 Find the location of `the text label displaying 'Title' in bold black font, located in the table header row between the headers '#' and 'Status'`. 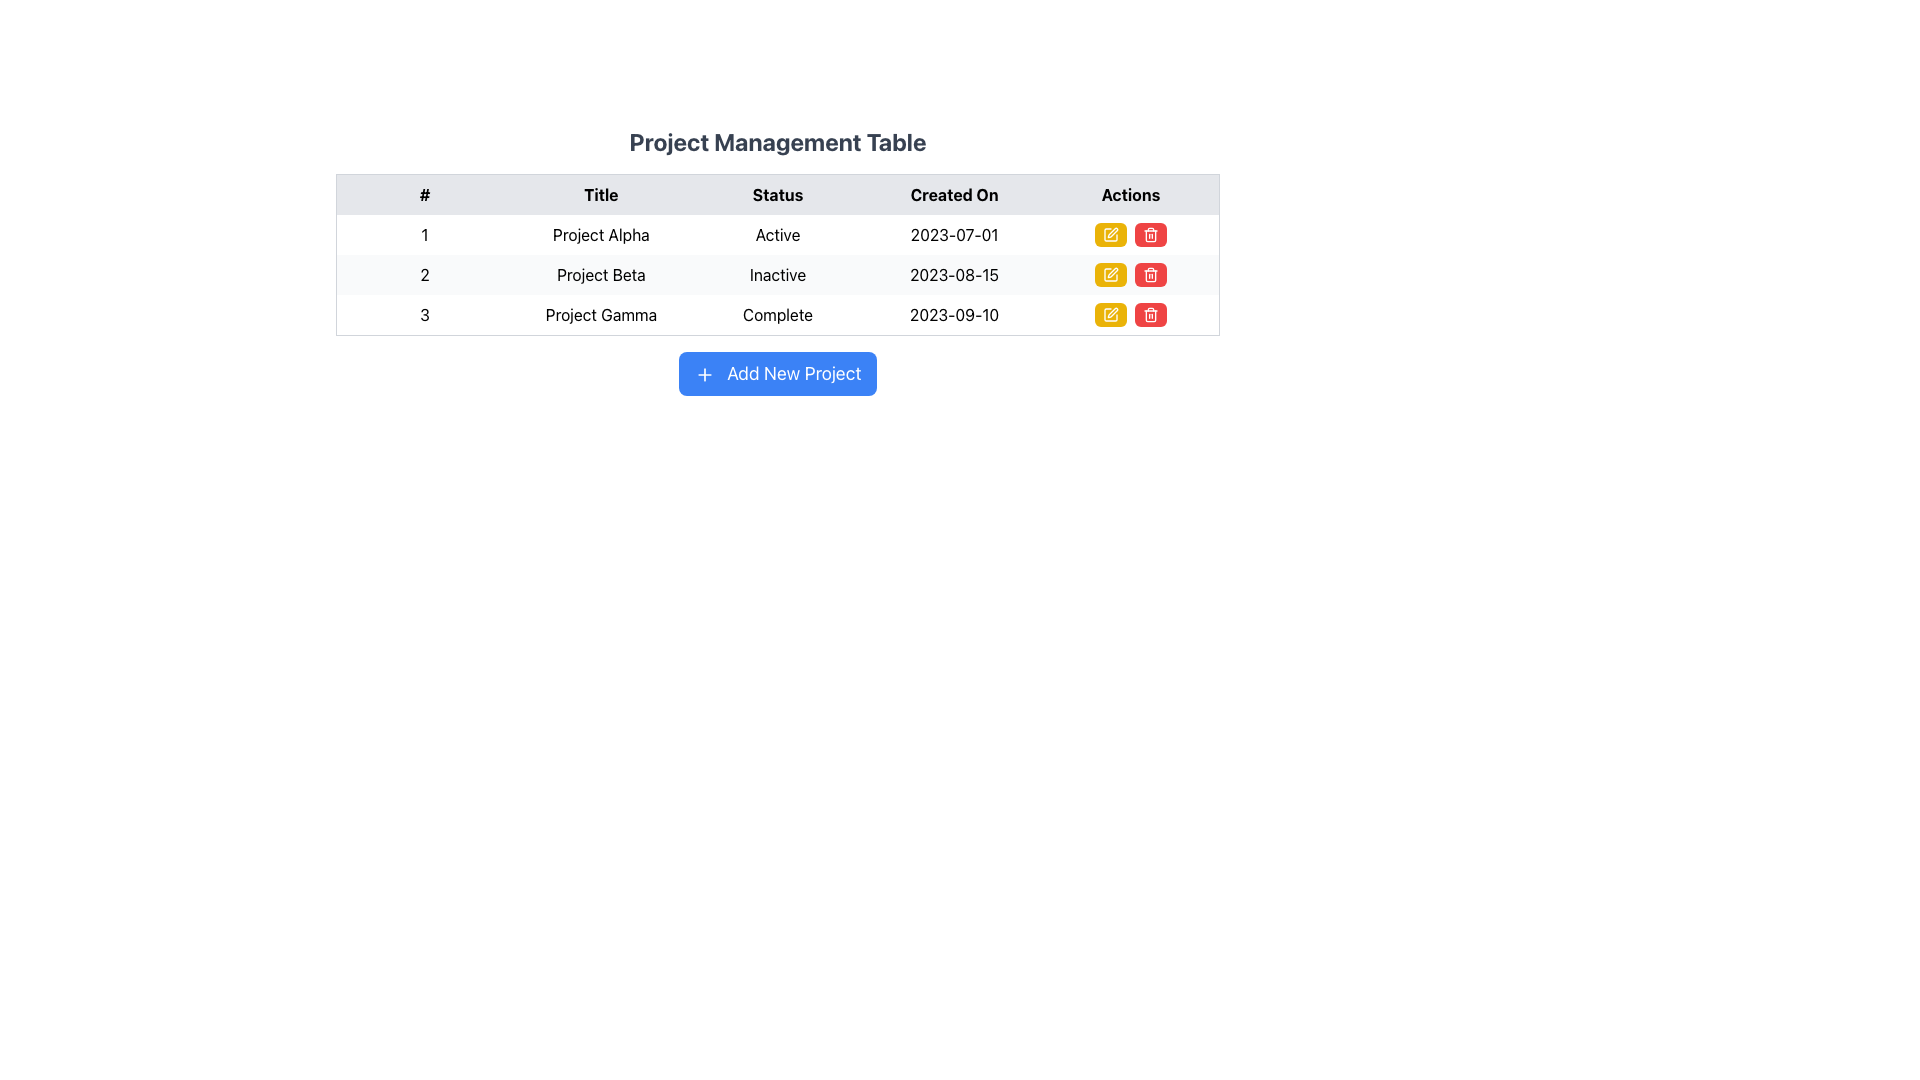

the text label displaying 'Title' in bold black font, located in the table header row between the headers '#' and 'Status' is located at coordinates (600, 194).